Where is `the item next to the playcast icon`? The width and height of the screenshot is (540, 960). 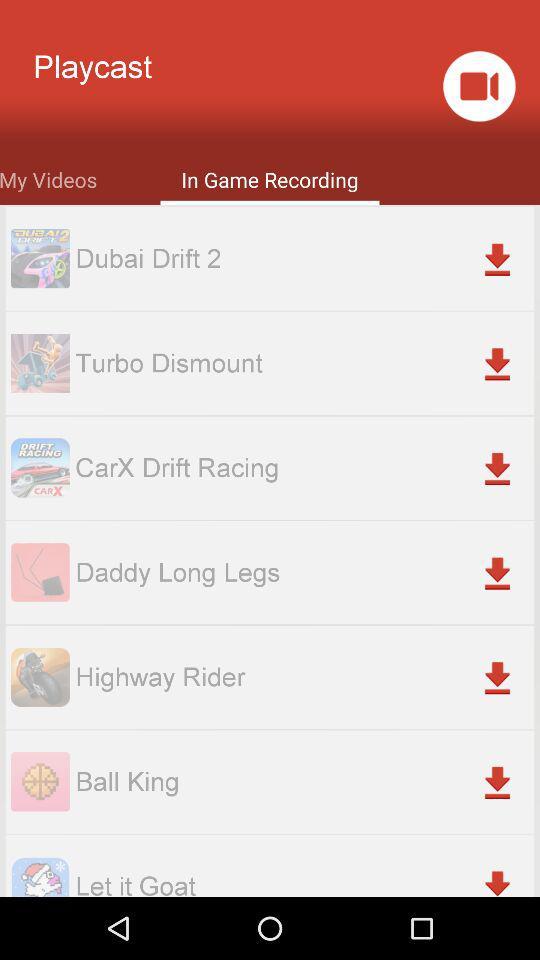 the item next to the playcast icon is located at coordinates (478, 86).